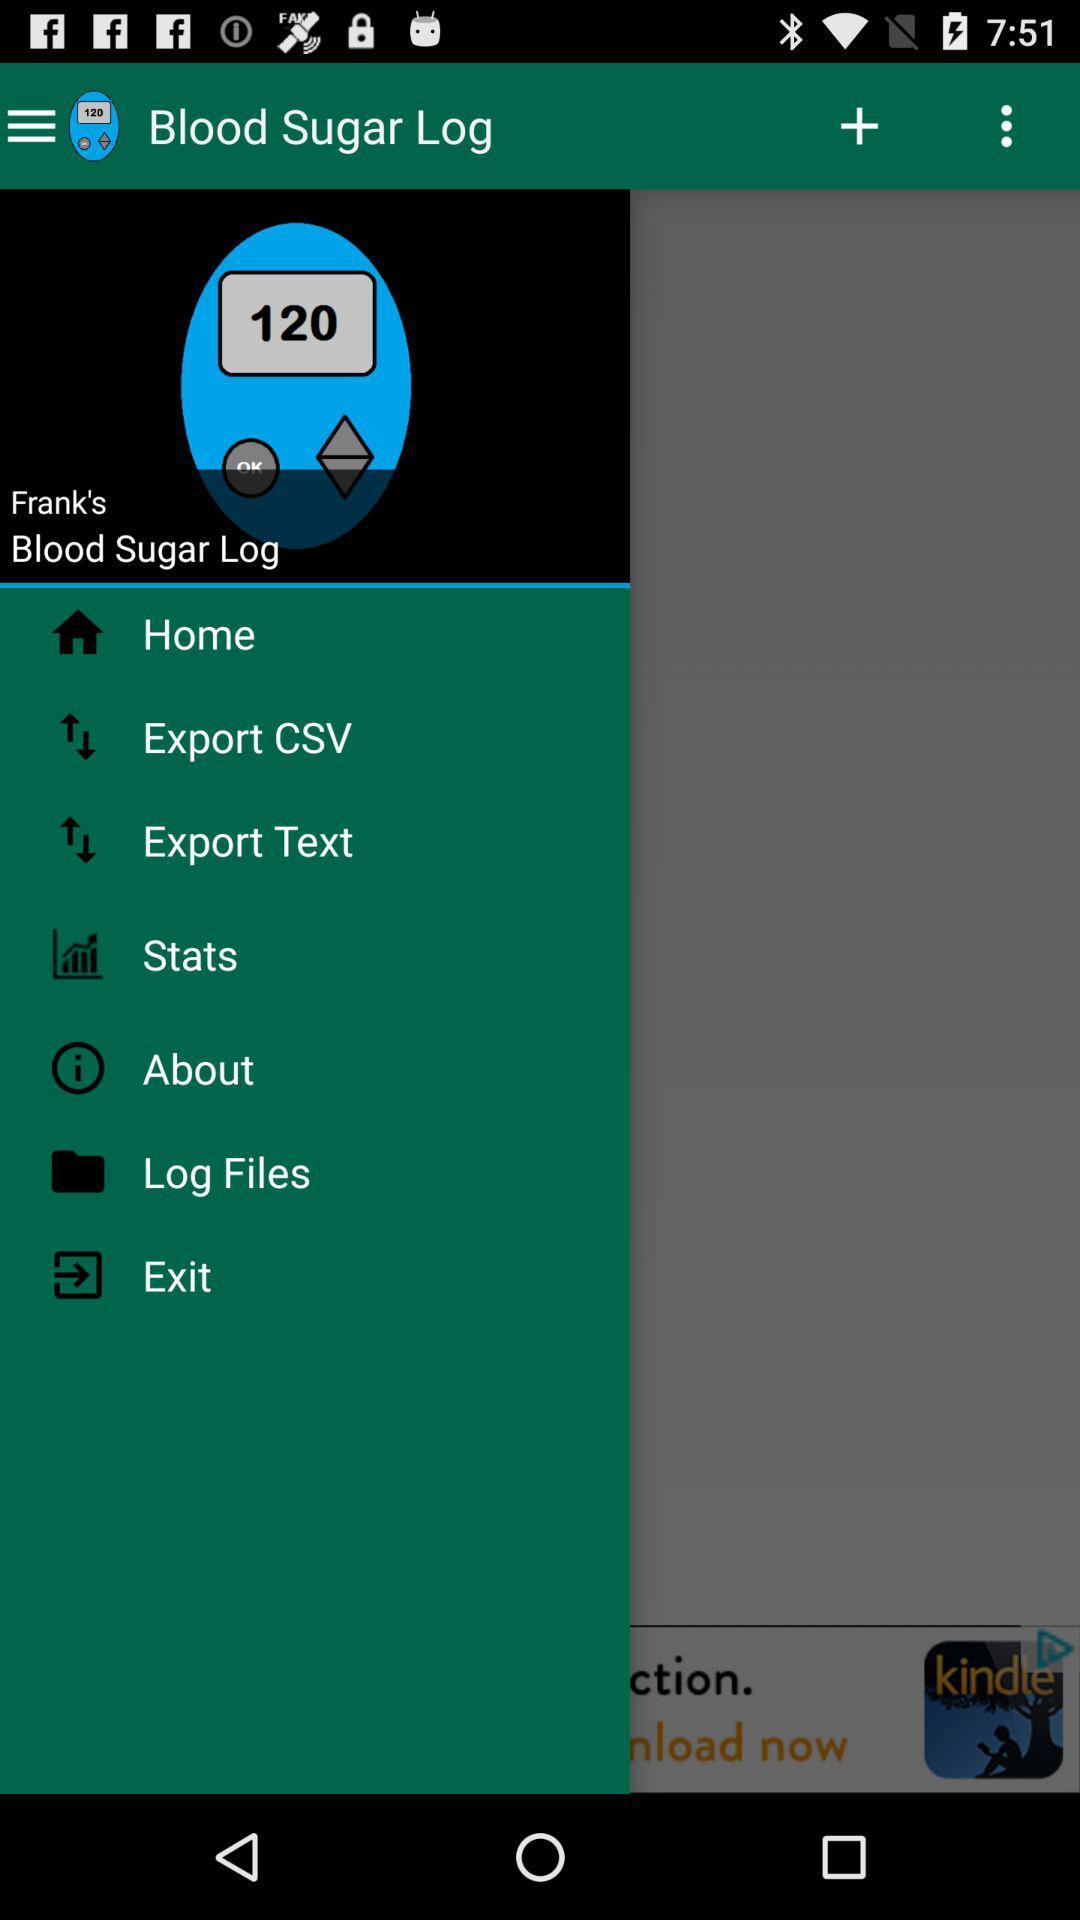 Image resolution: width=1080 pixels, height=1920 pixels. What do you see at coordinates (300, 735) in the screenshot?
I see `export csv` at bounding box center [300, 735].